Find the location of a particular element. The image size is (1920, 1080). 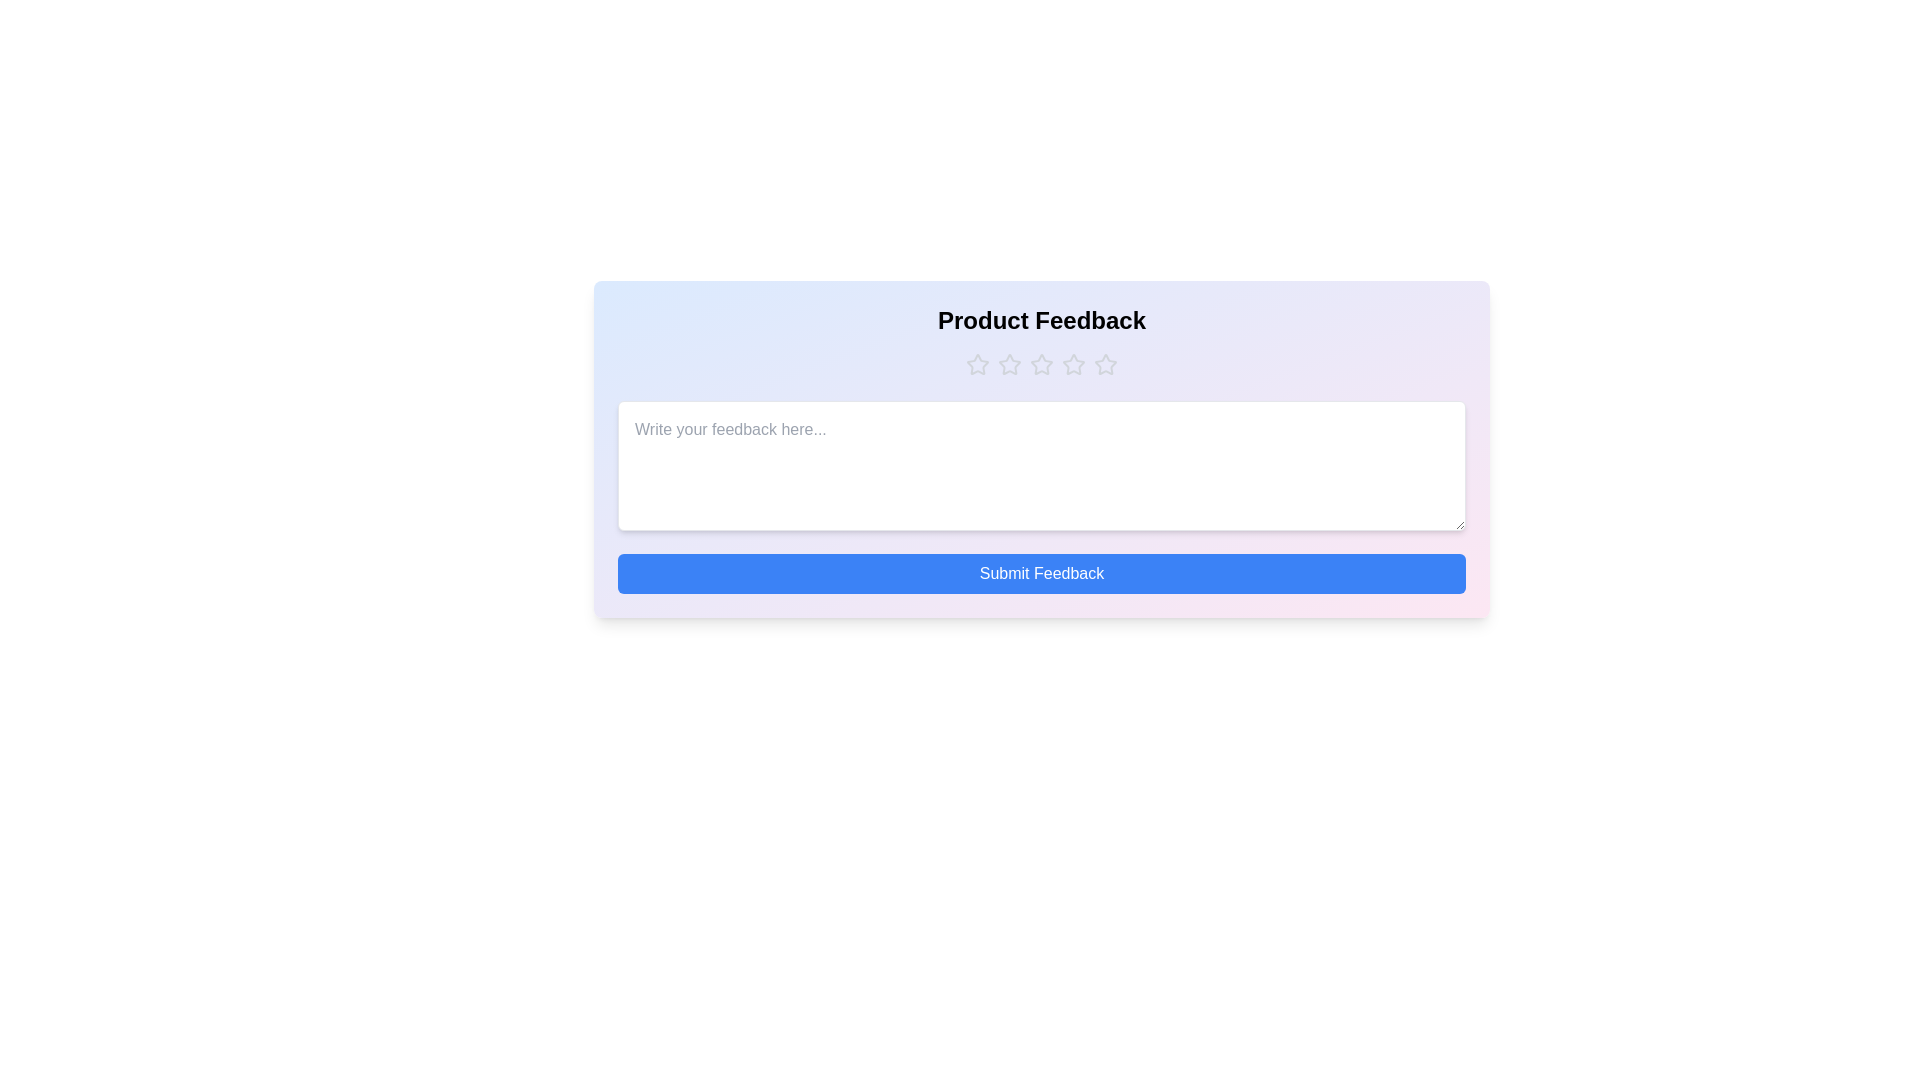

the rating to 2 stars by clicking on the corresponding star is located at coordinates (1009, 365).